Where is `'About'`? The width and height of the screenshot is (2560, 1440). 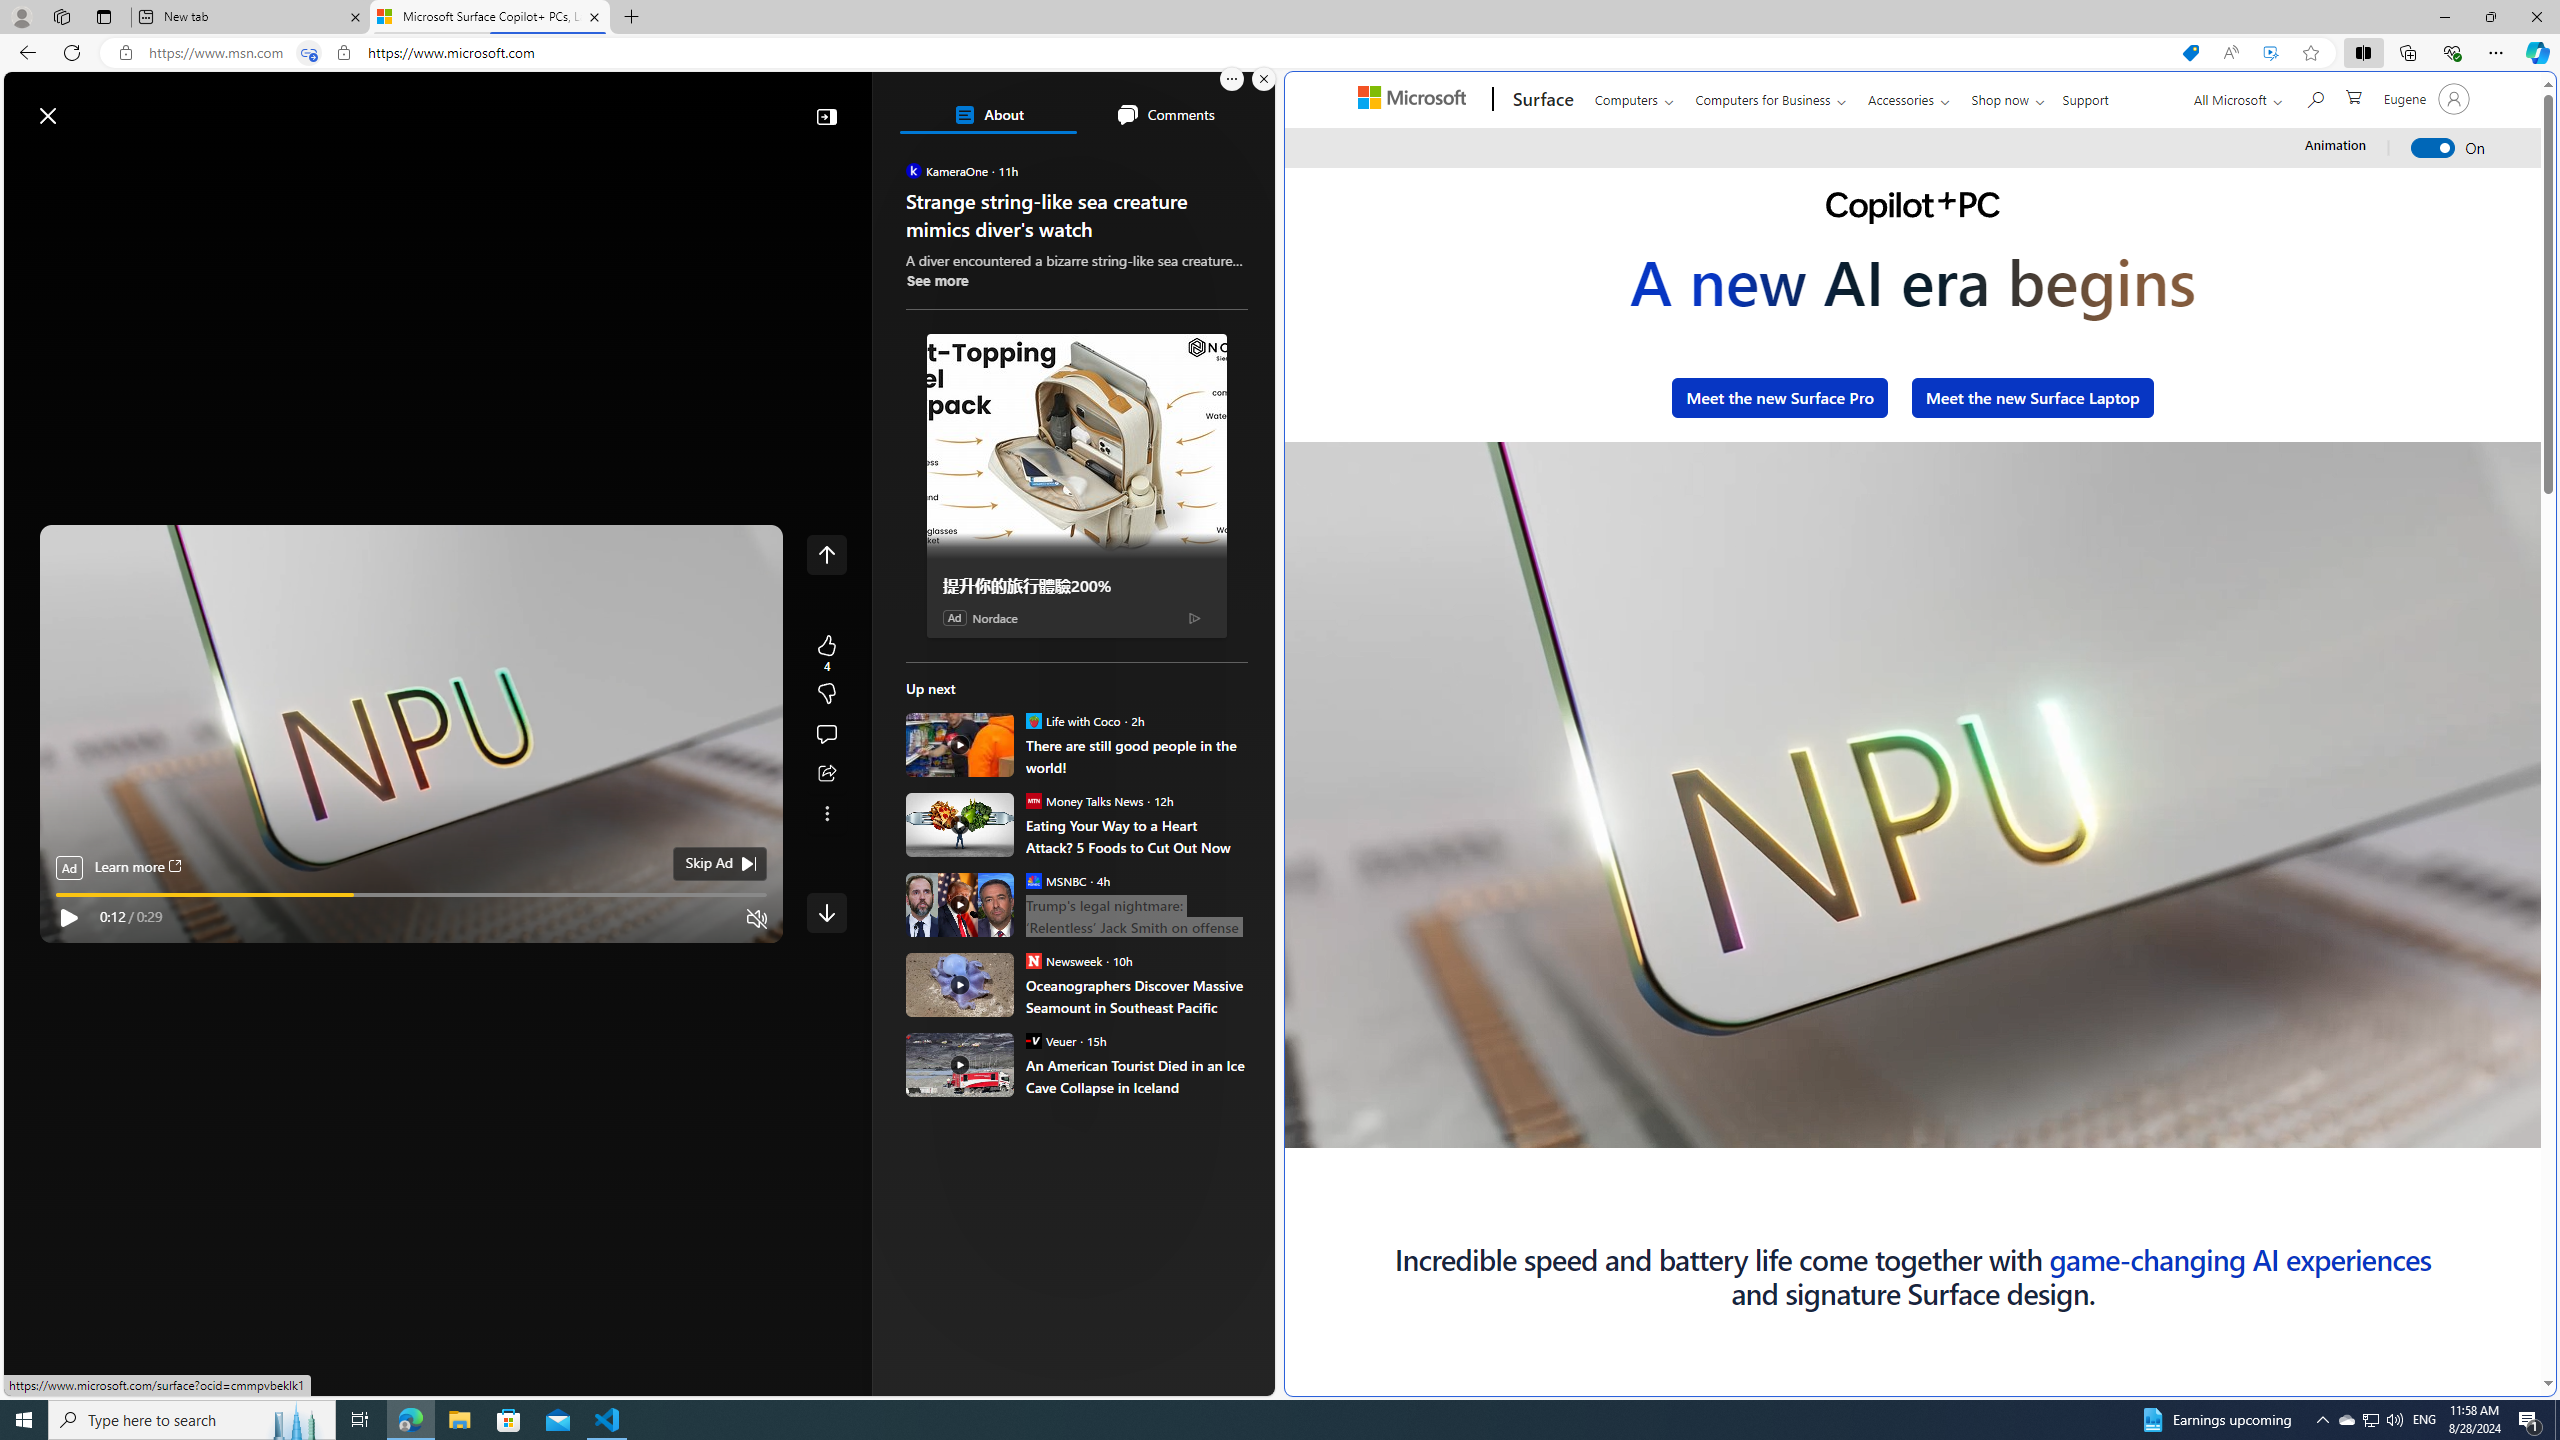
'About' is located at coordinates (987, 114).